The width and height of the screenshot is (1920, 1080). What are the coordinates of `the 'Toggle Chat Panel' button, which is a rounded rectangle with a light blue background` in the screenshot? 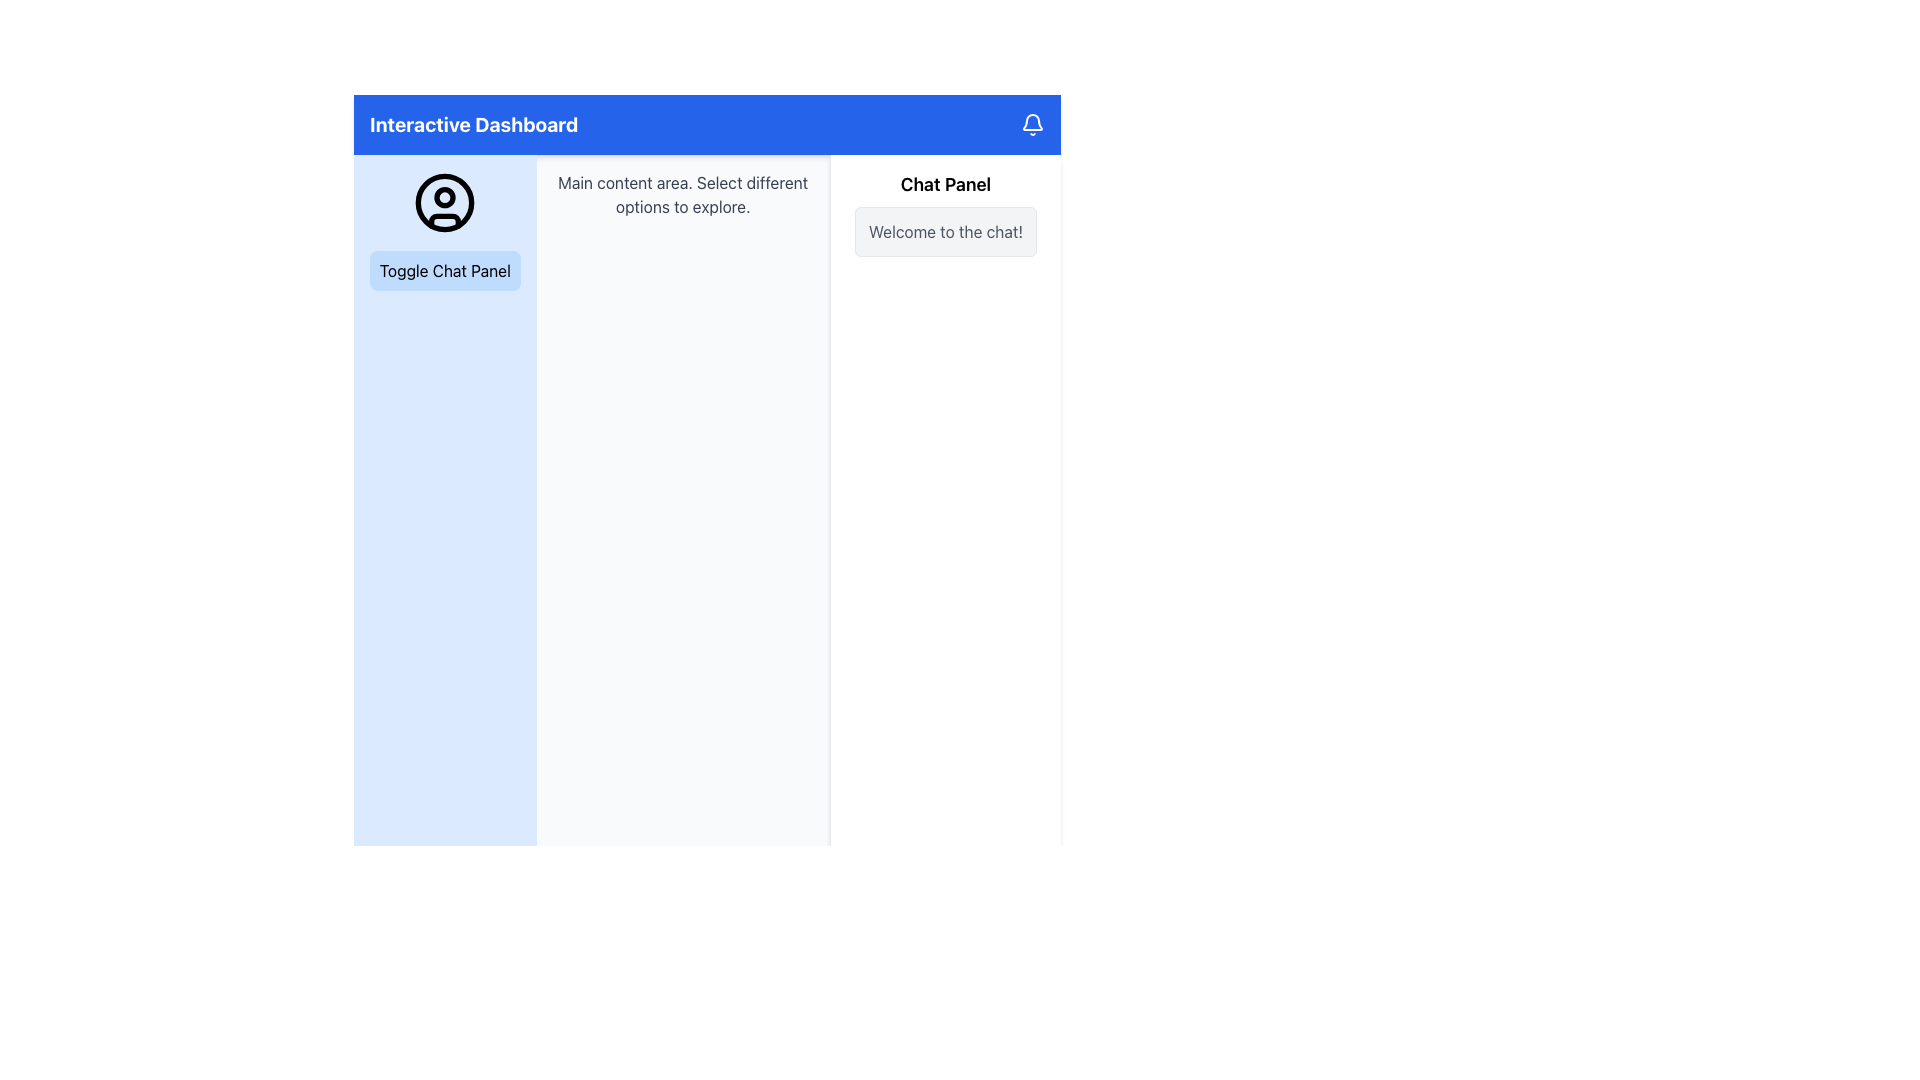 It's located at (444, 270).